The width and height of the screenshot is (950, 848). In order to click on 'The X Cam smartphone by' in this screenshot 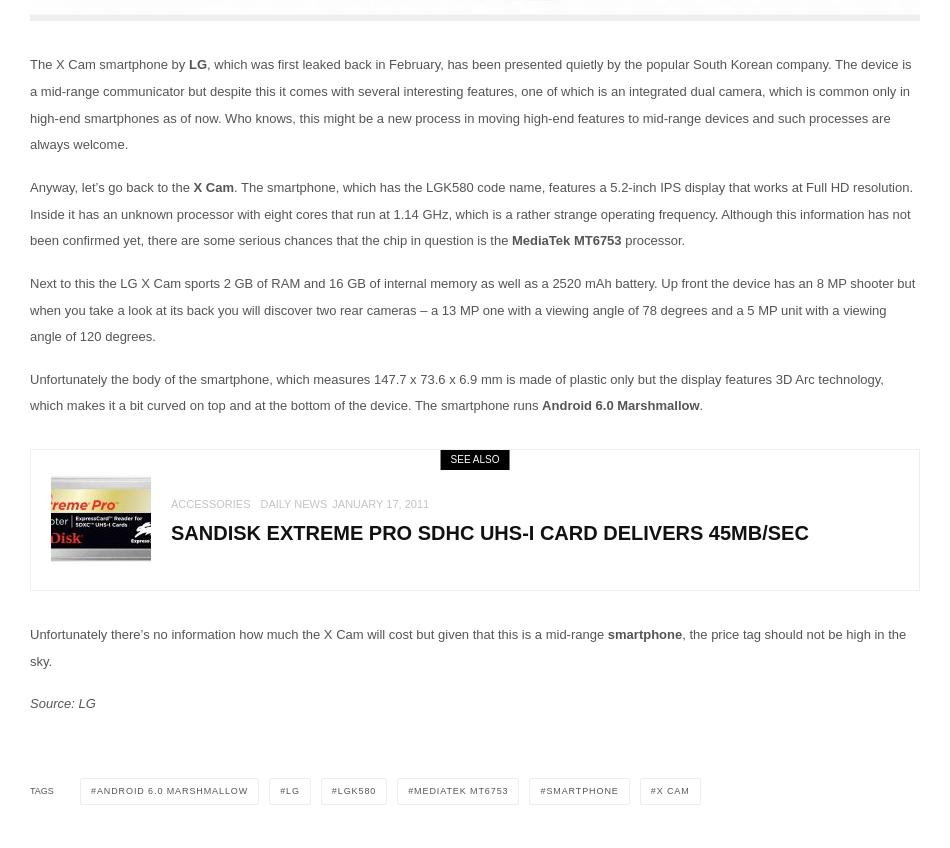, I will do `click(108, 64)`.